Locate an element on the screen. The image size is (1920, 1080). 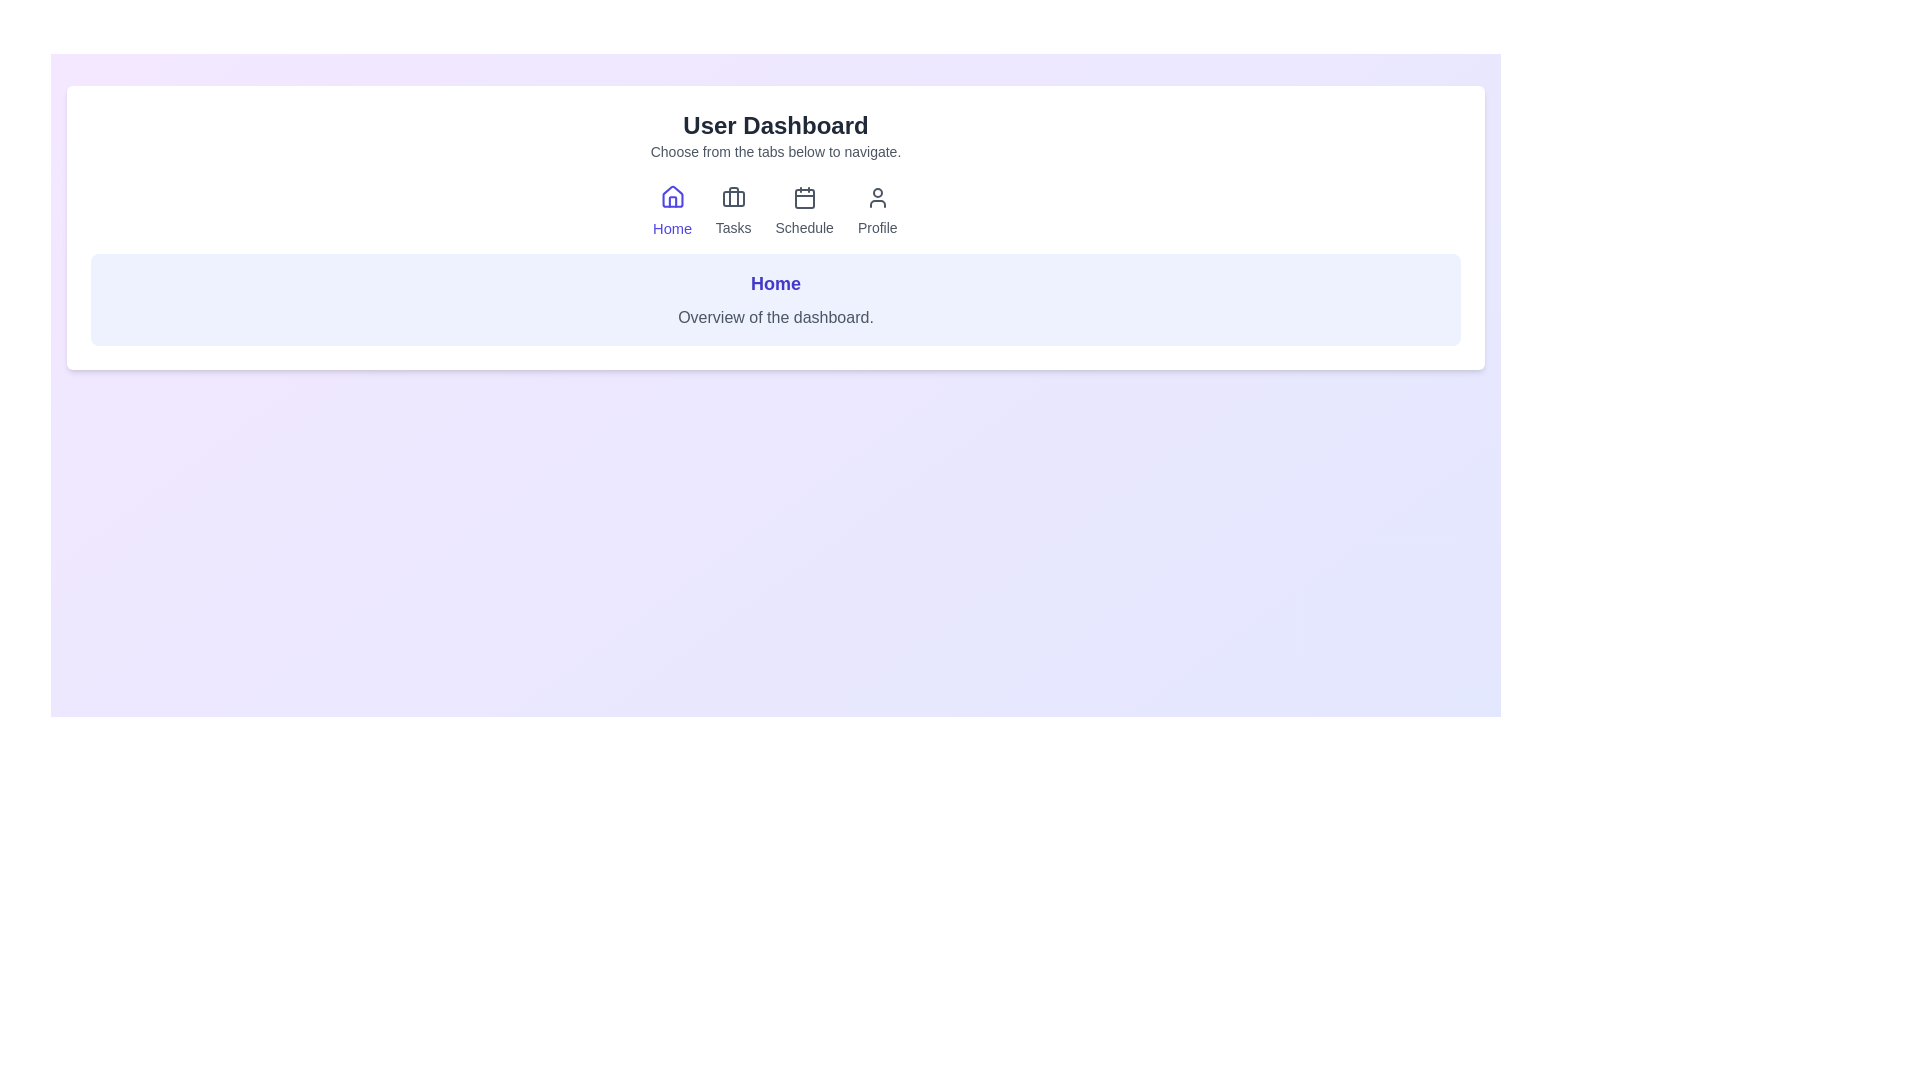
the 'Profile' navigation icon located in the top navigation bar is located at coordinates (877, 197).